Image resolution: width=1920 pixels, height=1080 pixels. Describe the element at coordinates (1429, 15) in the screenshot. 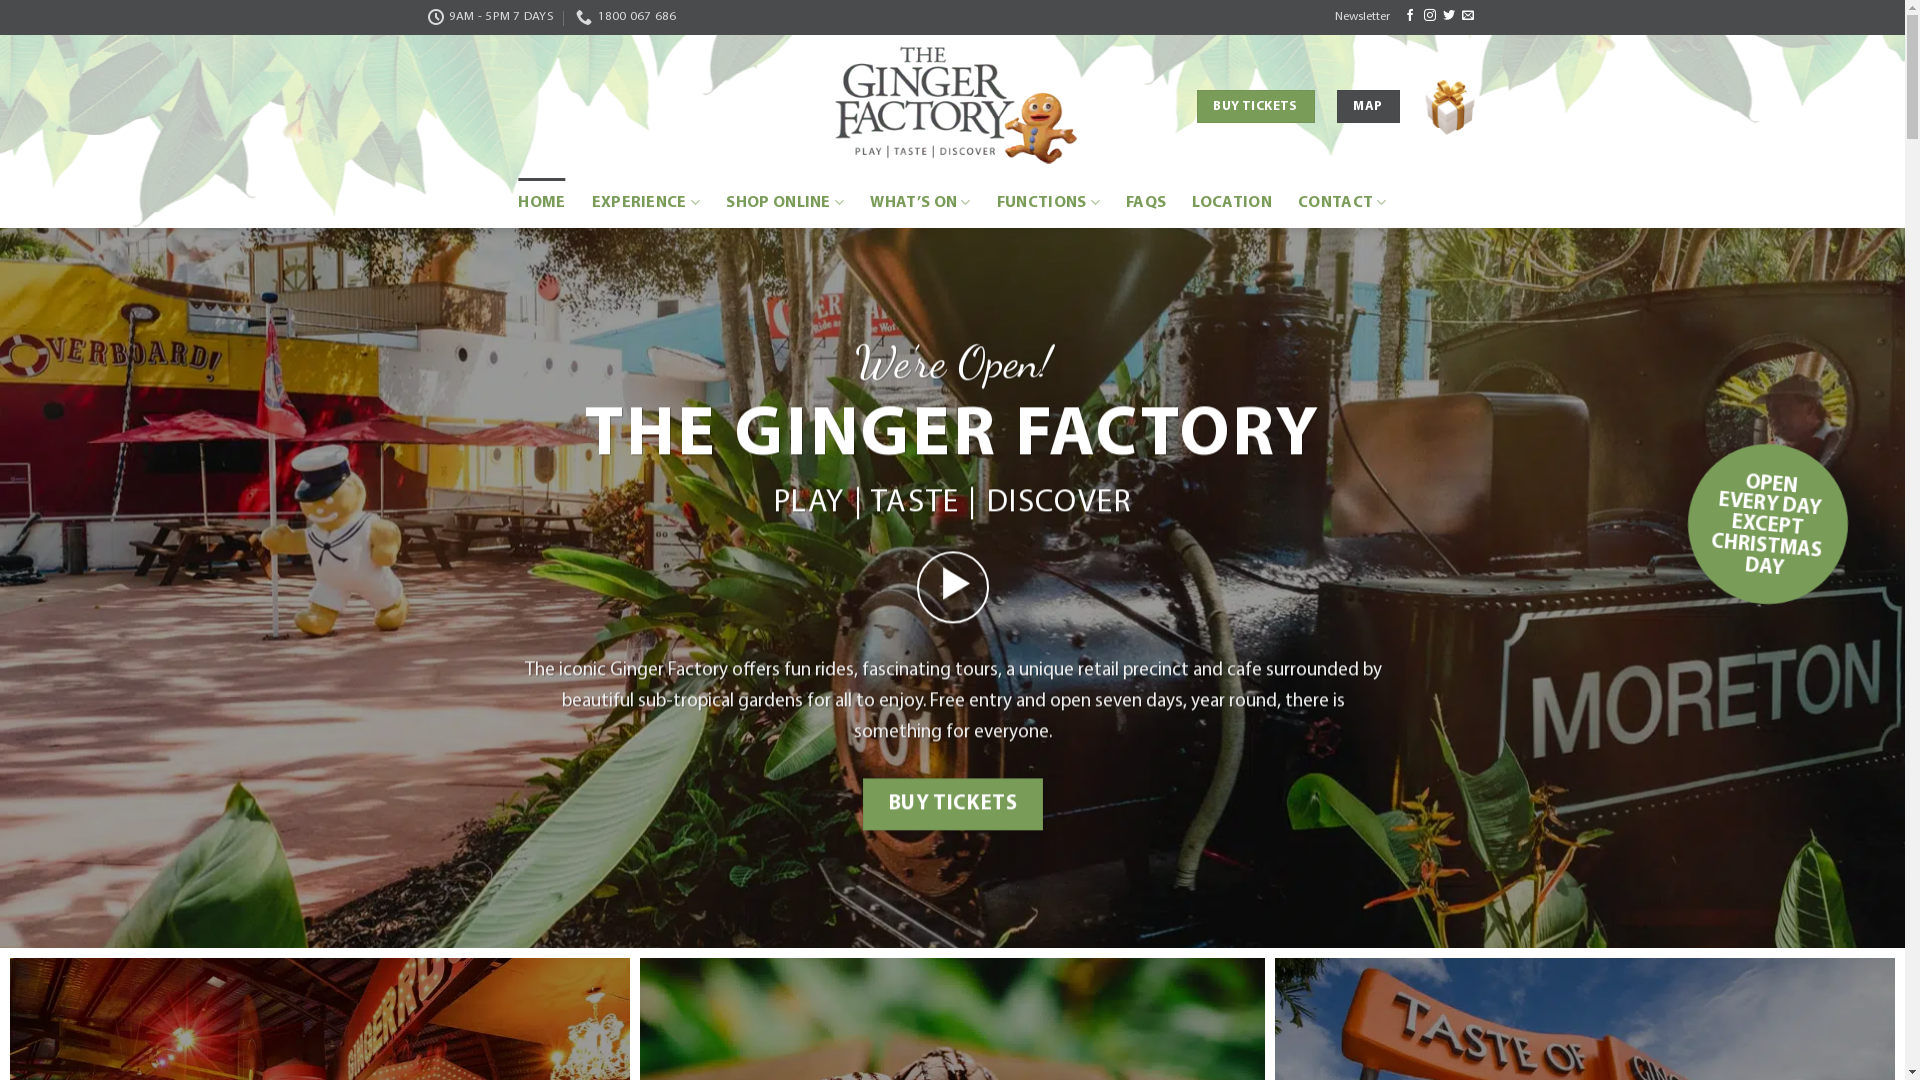

I see `'Follow on Instagram'` at that location.